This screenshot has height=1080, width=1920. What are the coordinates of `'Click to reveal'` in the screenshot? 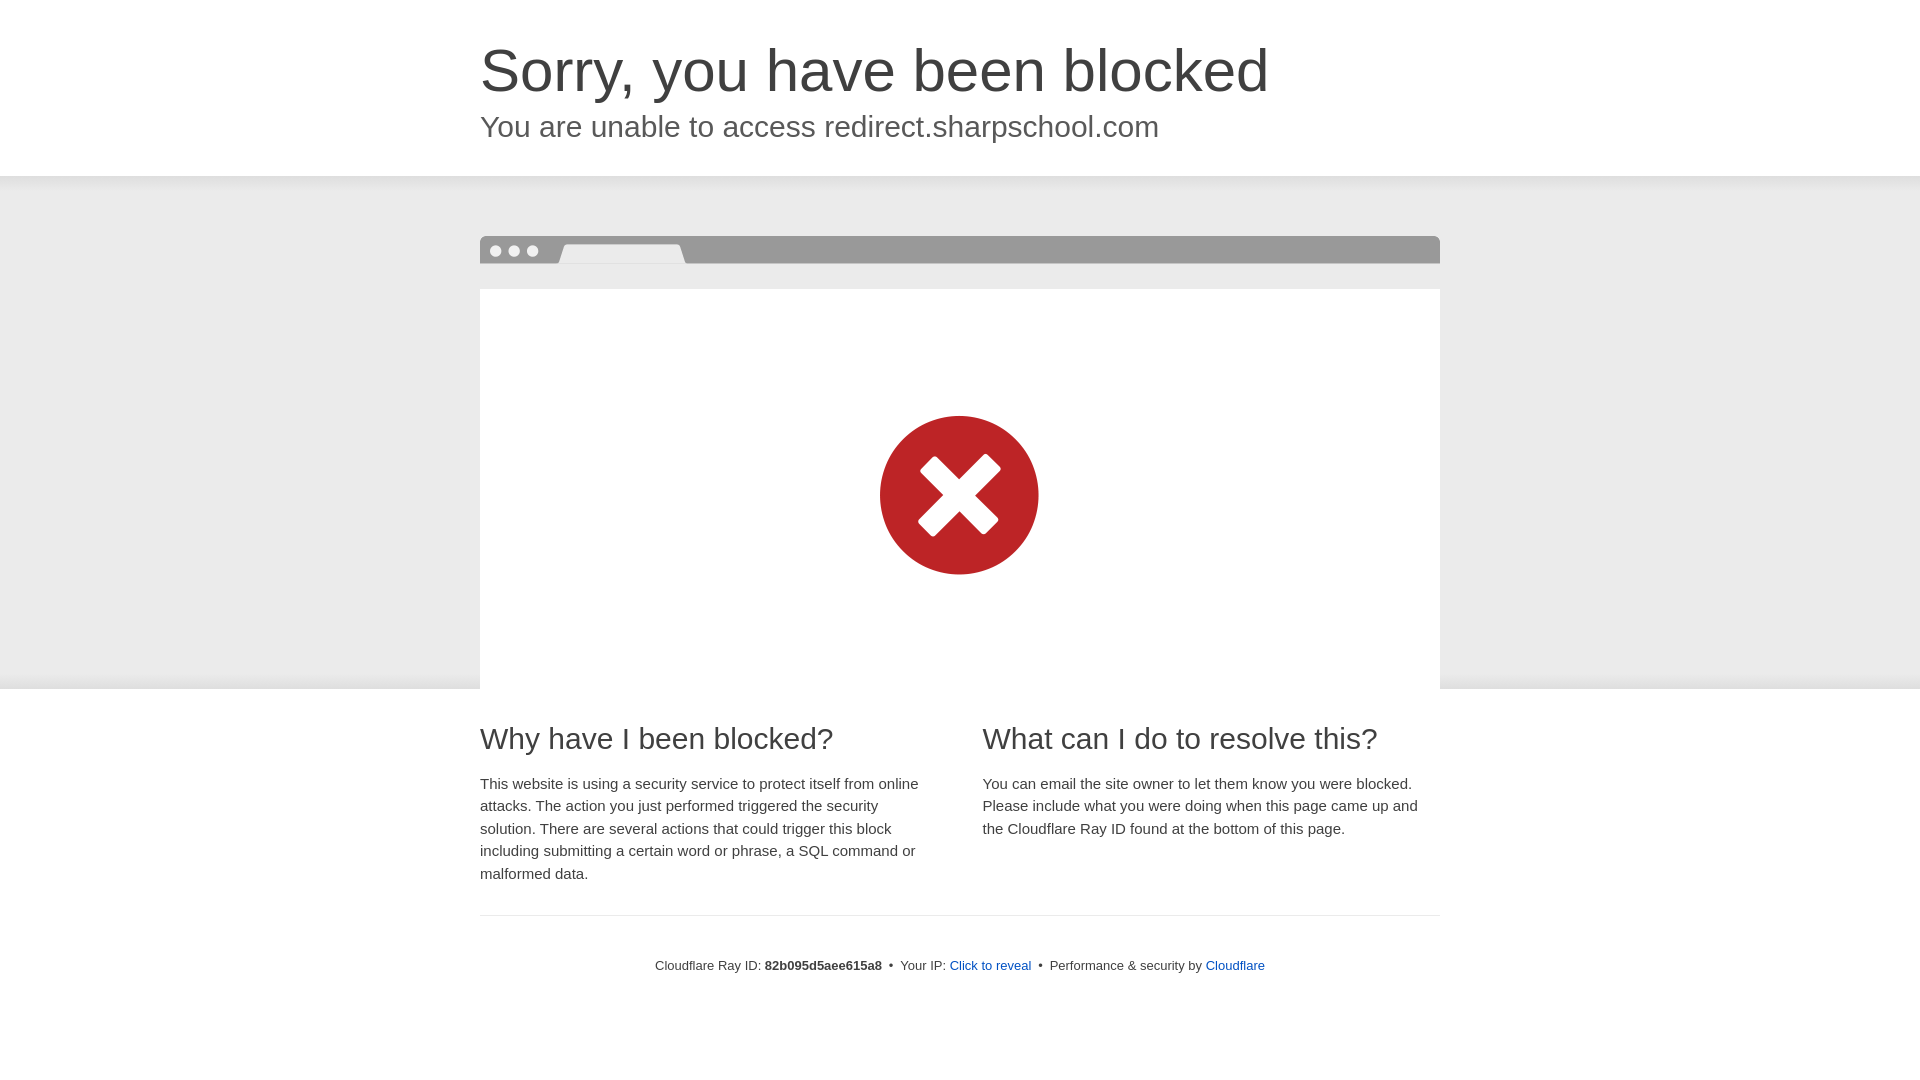 It's located at (990, 964).